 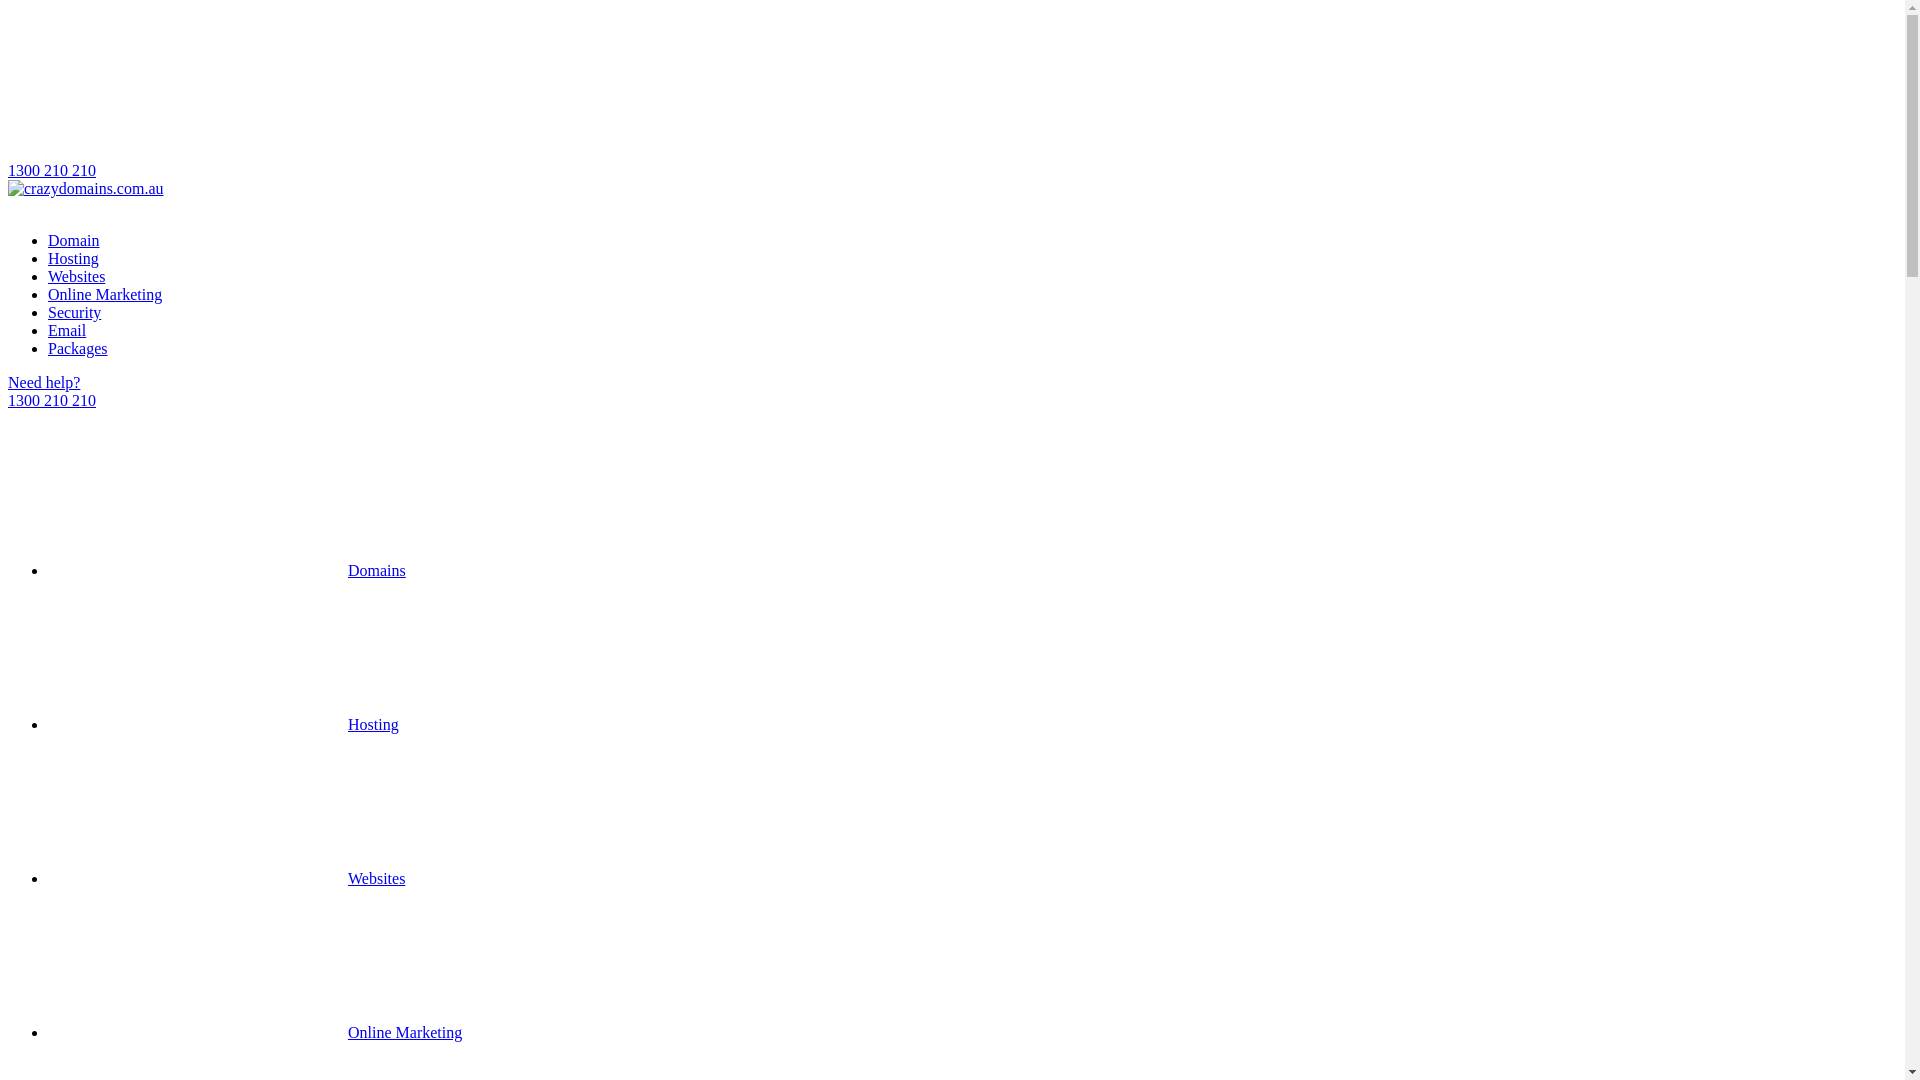 I want to click on 'Online Marketing', so click(x=104, y=294).